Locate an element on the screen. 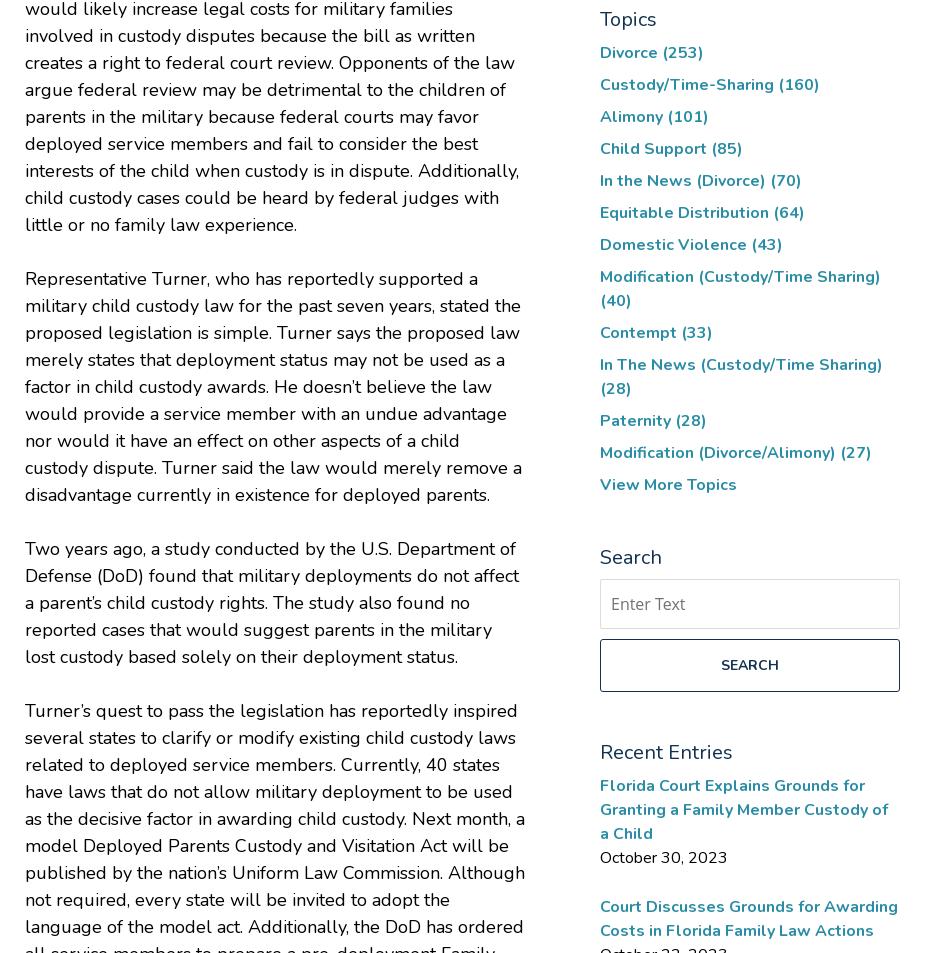  '(27)' is located at coordinates (855, 451).